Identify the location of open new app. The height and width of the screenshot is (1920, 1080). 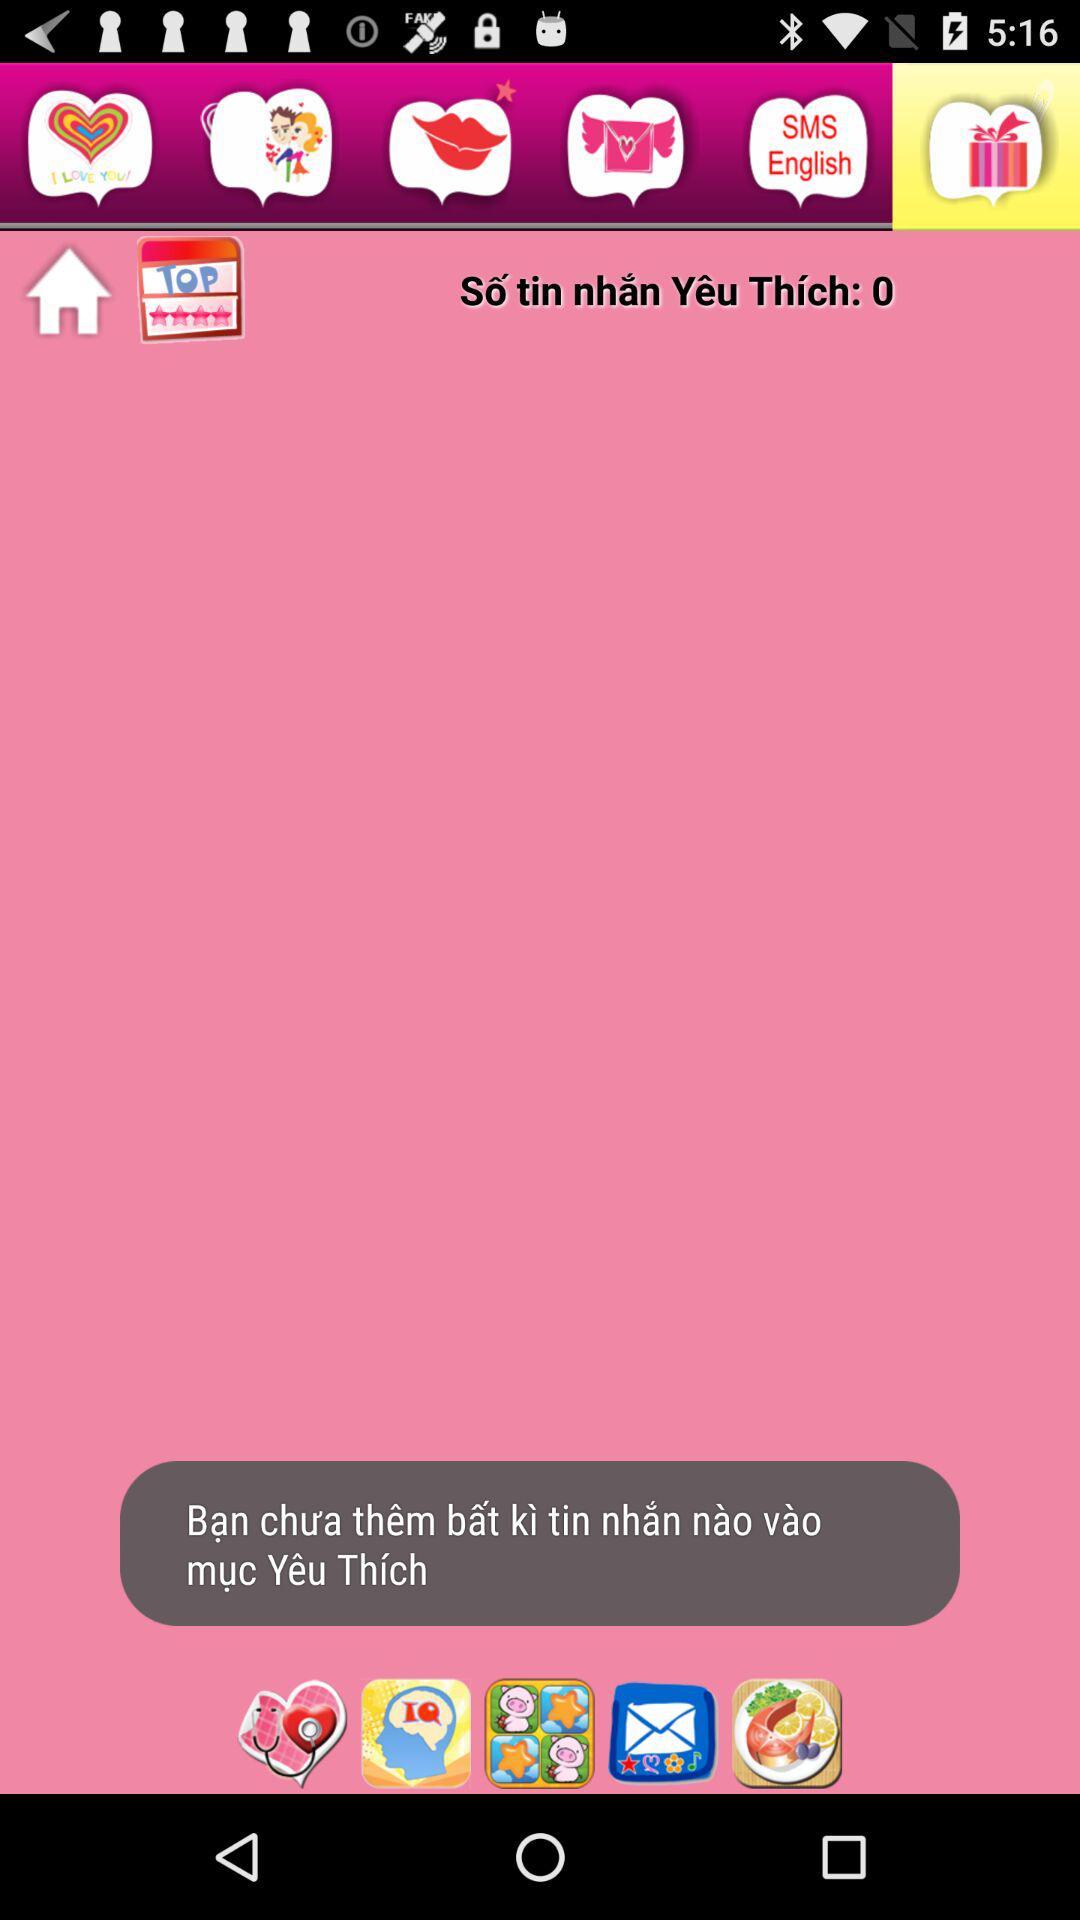
(786, 1732).